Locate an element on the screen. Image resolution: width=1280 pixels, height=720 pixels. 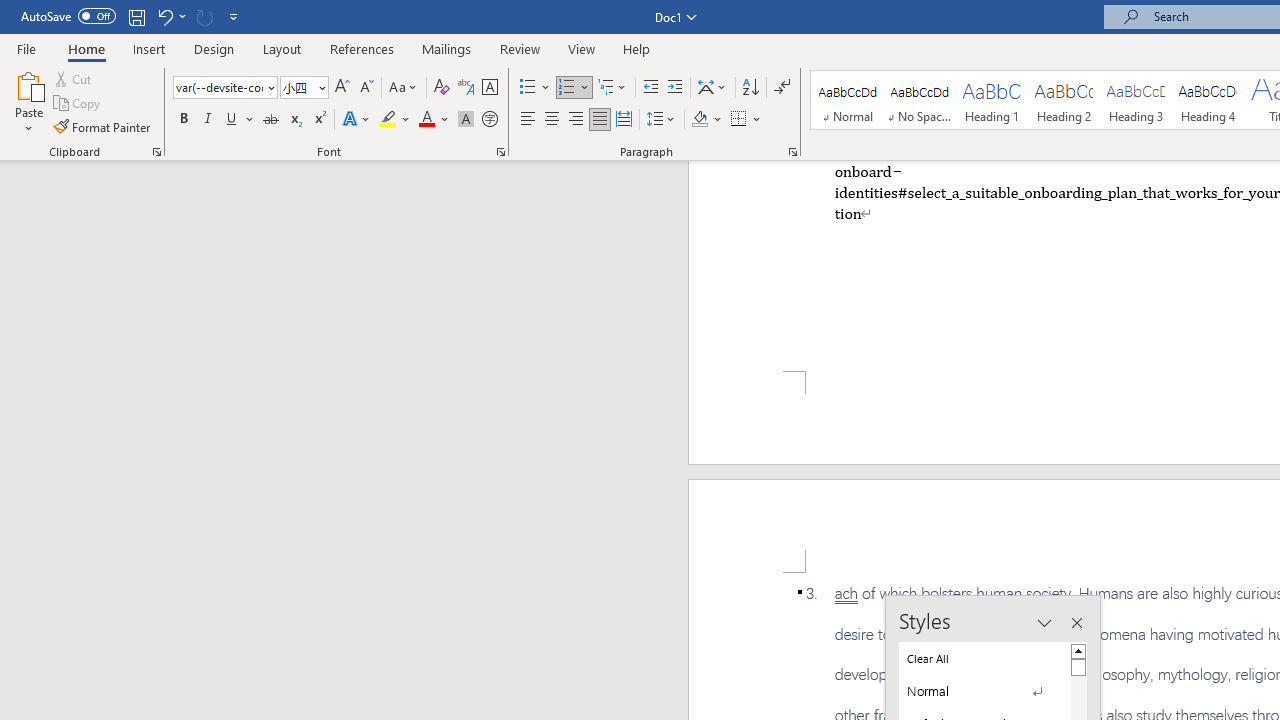
'Design' is located at coordinates (214, 48).